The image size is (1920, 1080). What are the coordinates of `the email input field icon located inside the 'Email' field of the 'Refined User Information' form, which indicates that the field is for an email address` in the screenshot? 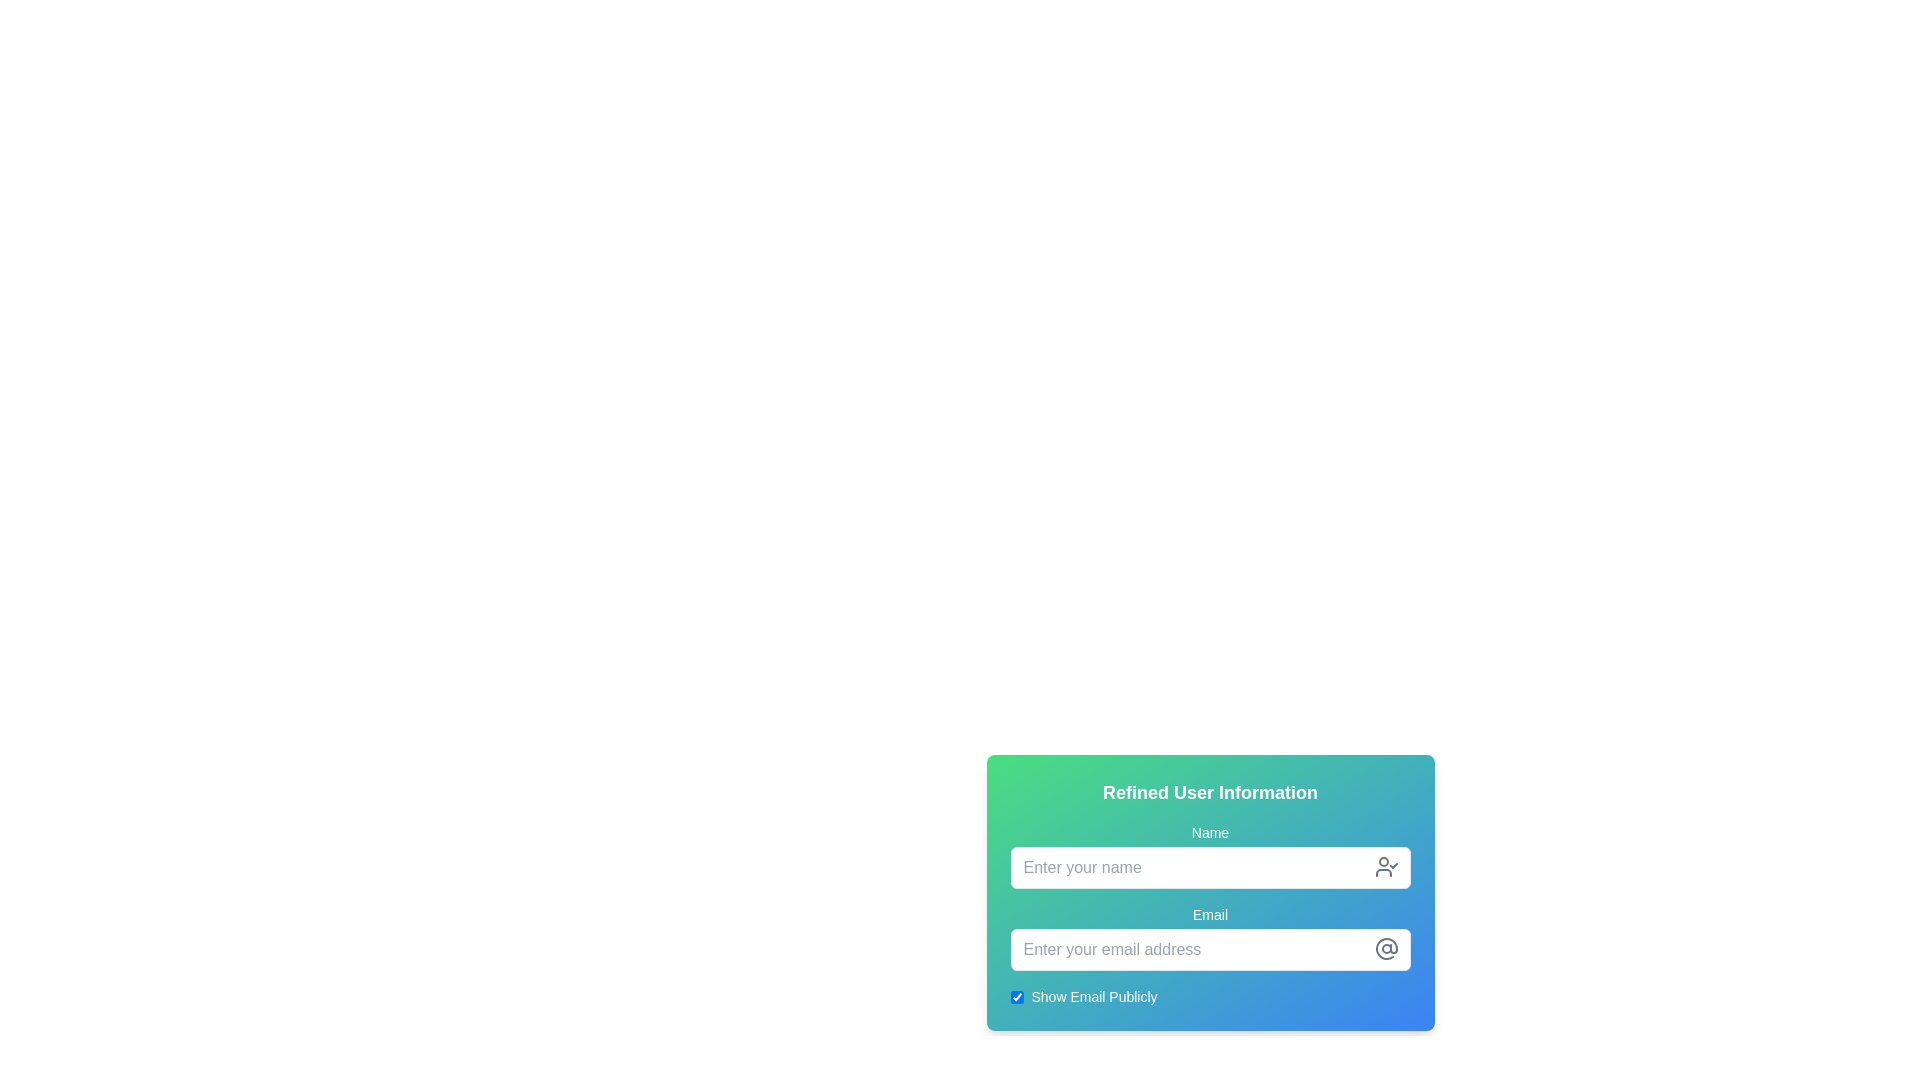 It's located at (1385, 947).